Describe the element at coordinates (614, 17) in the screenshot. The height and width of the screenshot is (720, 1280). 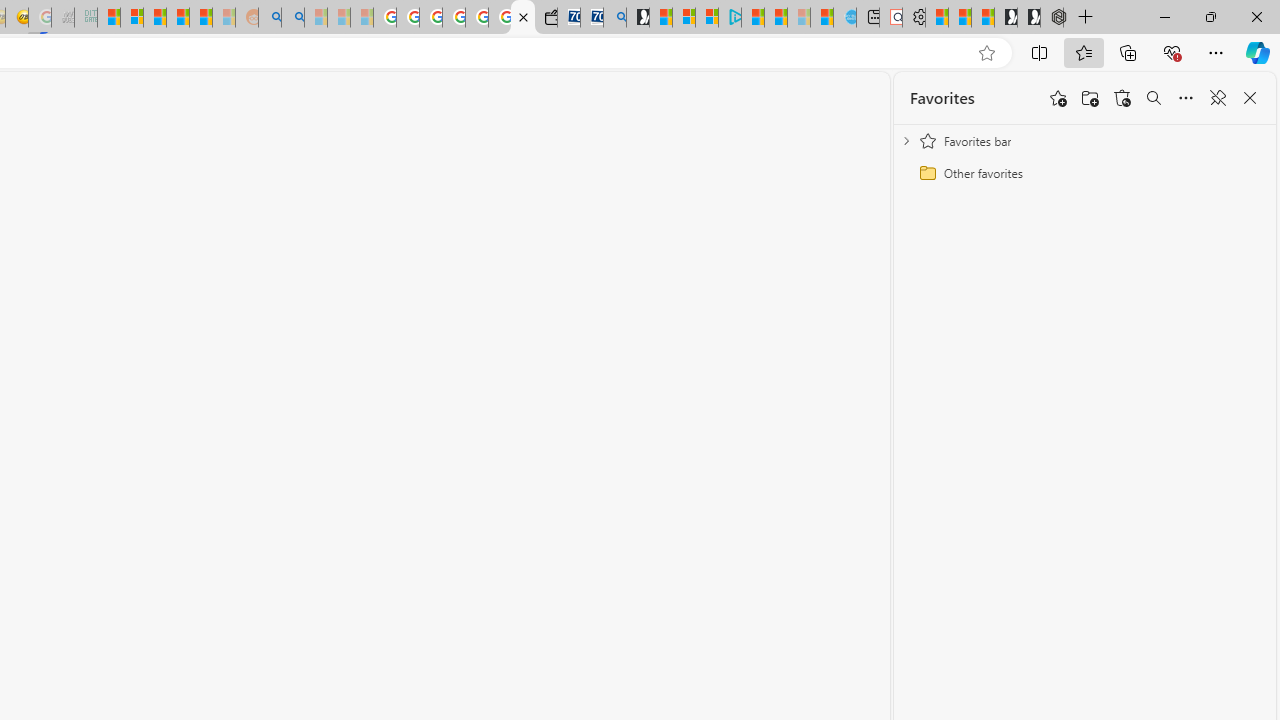
I see `'Bing Real Estate - Home sales and rental listings'` at that location.